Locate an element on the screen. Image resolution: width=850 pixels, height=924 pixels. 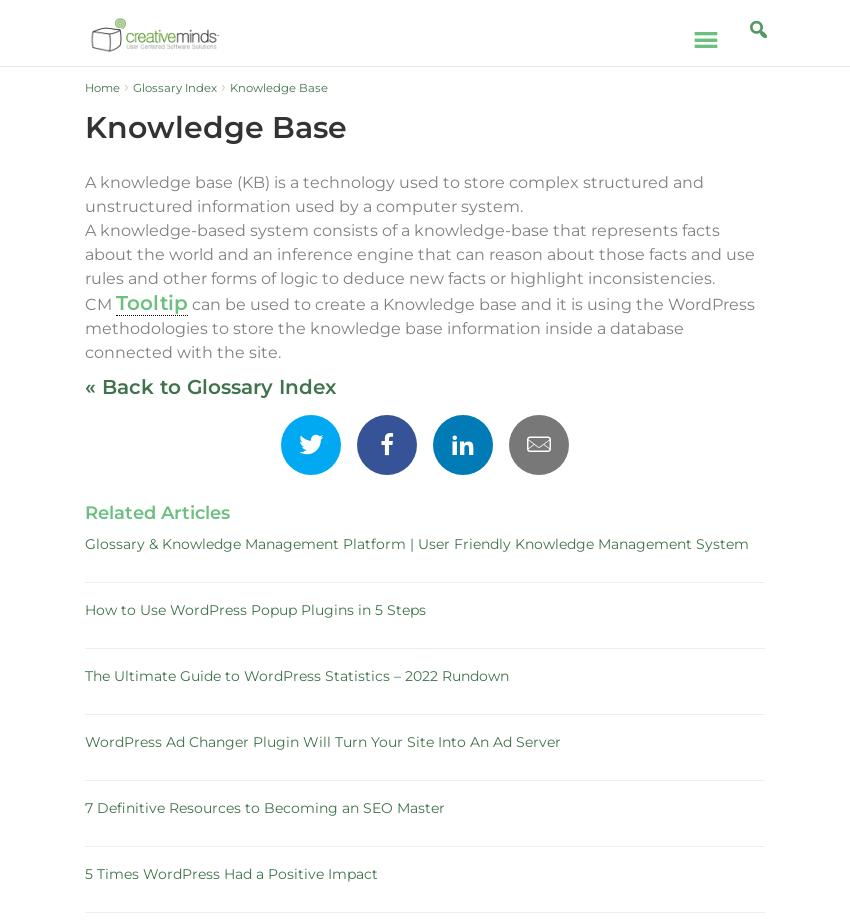
'Related Articles' is located at coordinates (157, 513).